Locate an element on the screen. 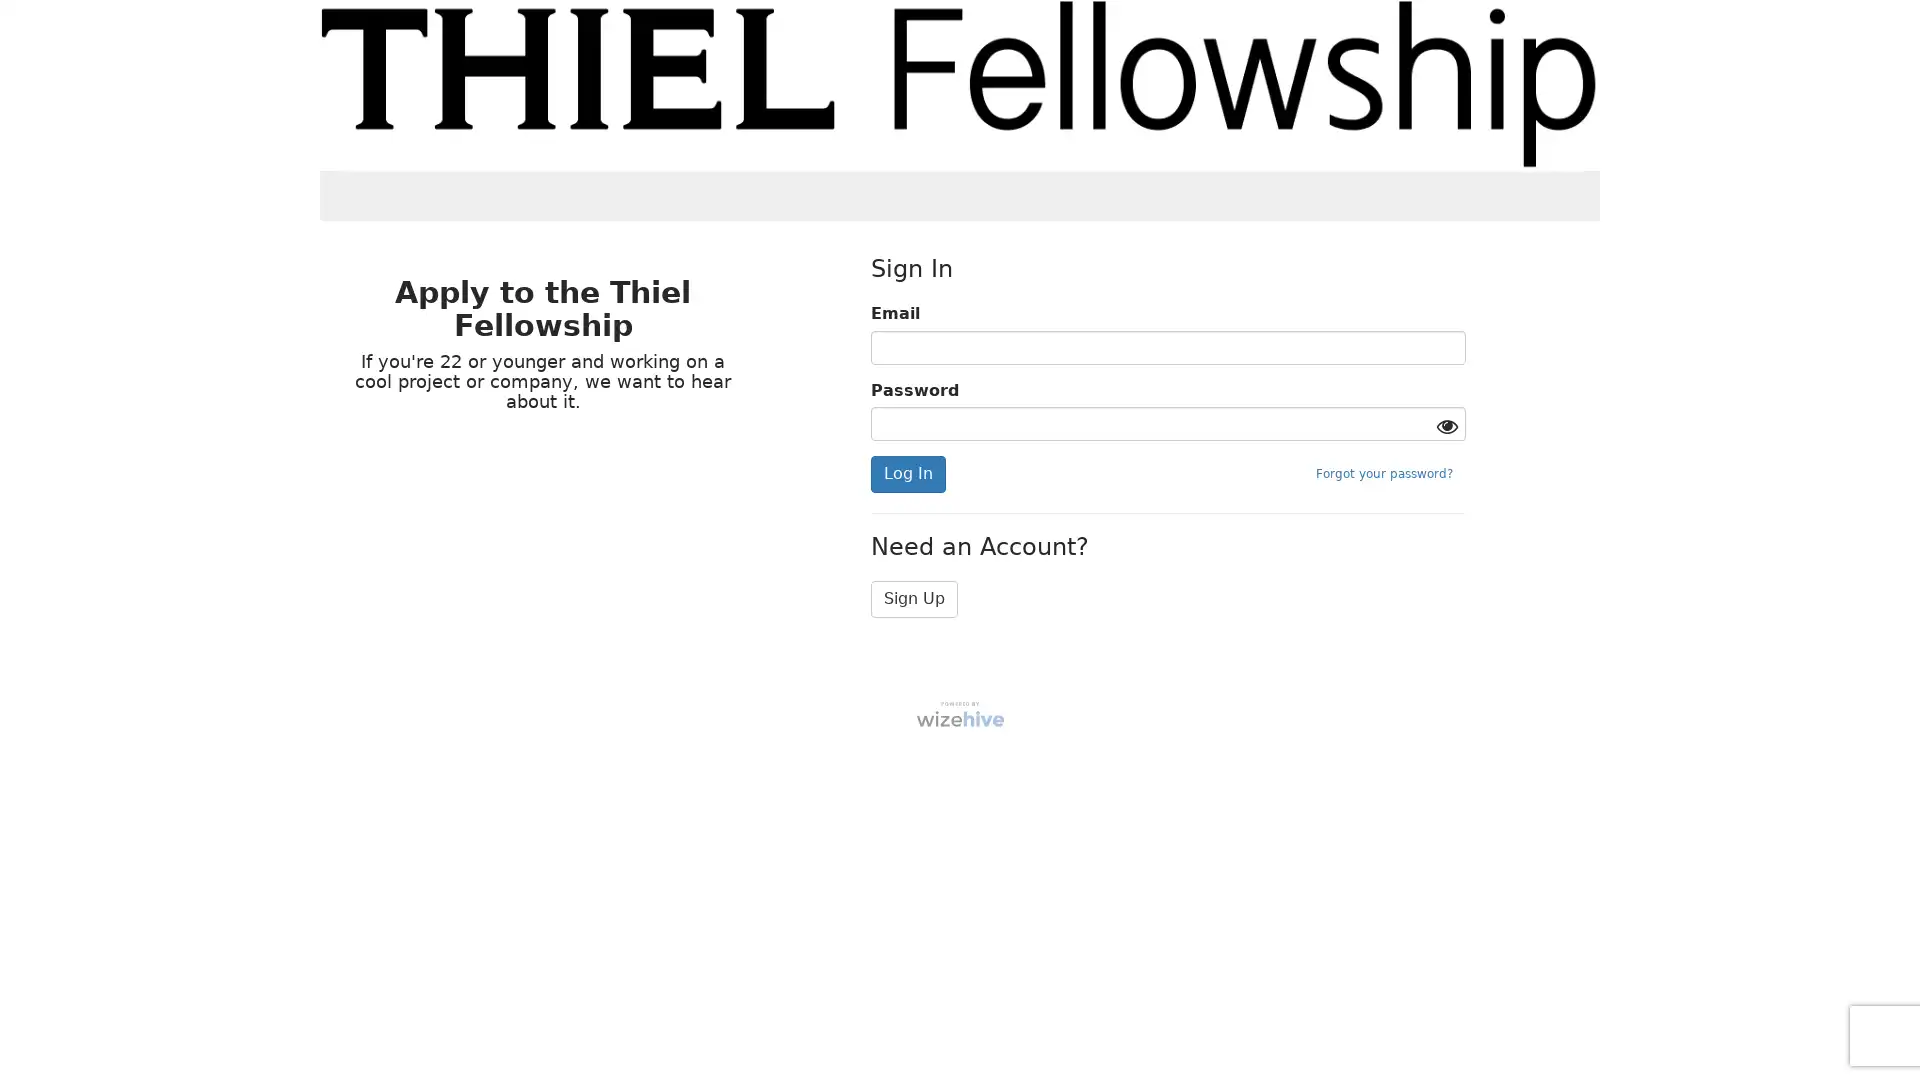 This screenshot has height=1080, width=1920. Log In is located at coordinates (906, 474).